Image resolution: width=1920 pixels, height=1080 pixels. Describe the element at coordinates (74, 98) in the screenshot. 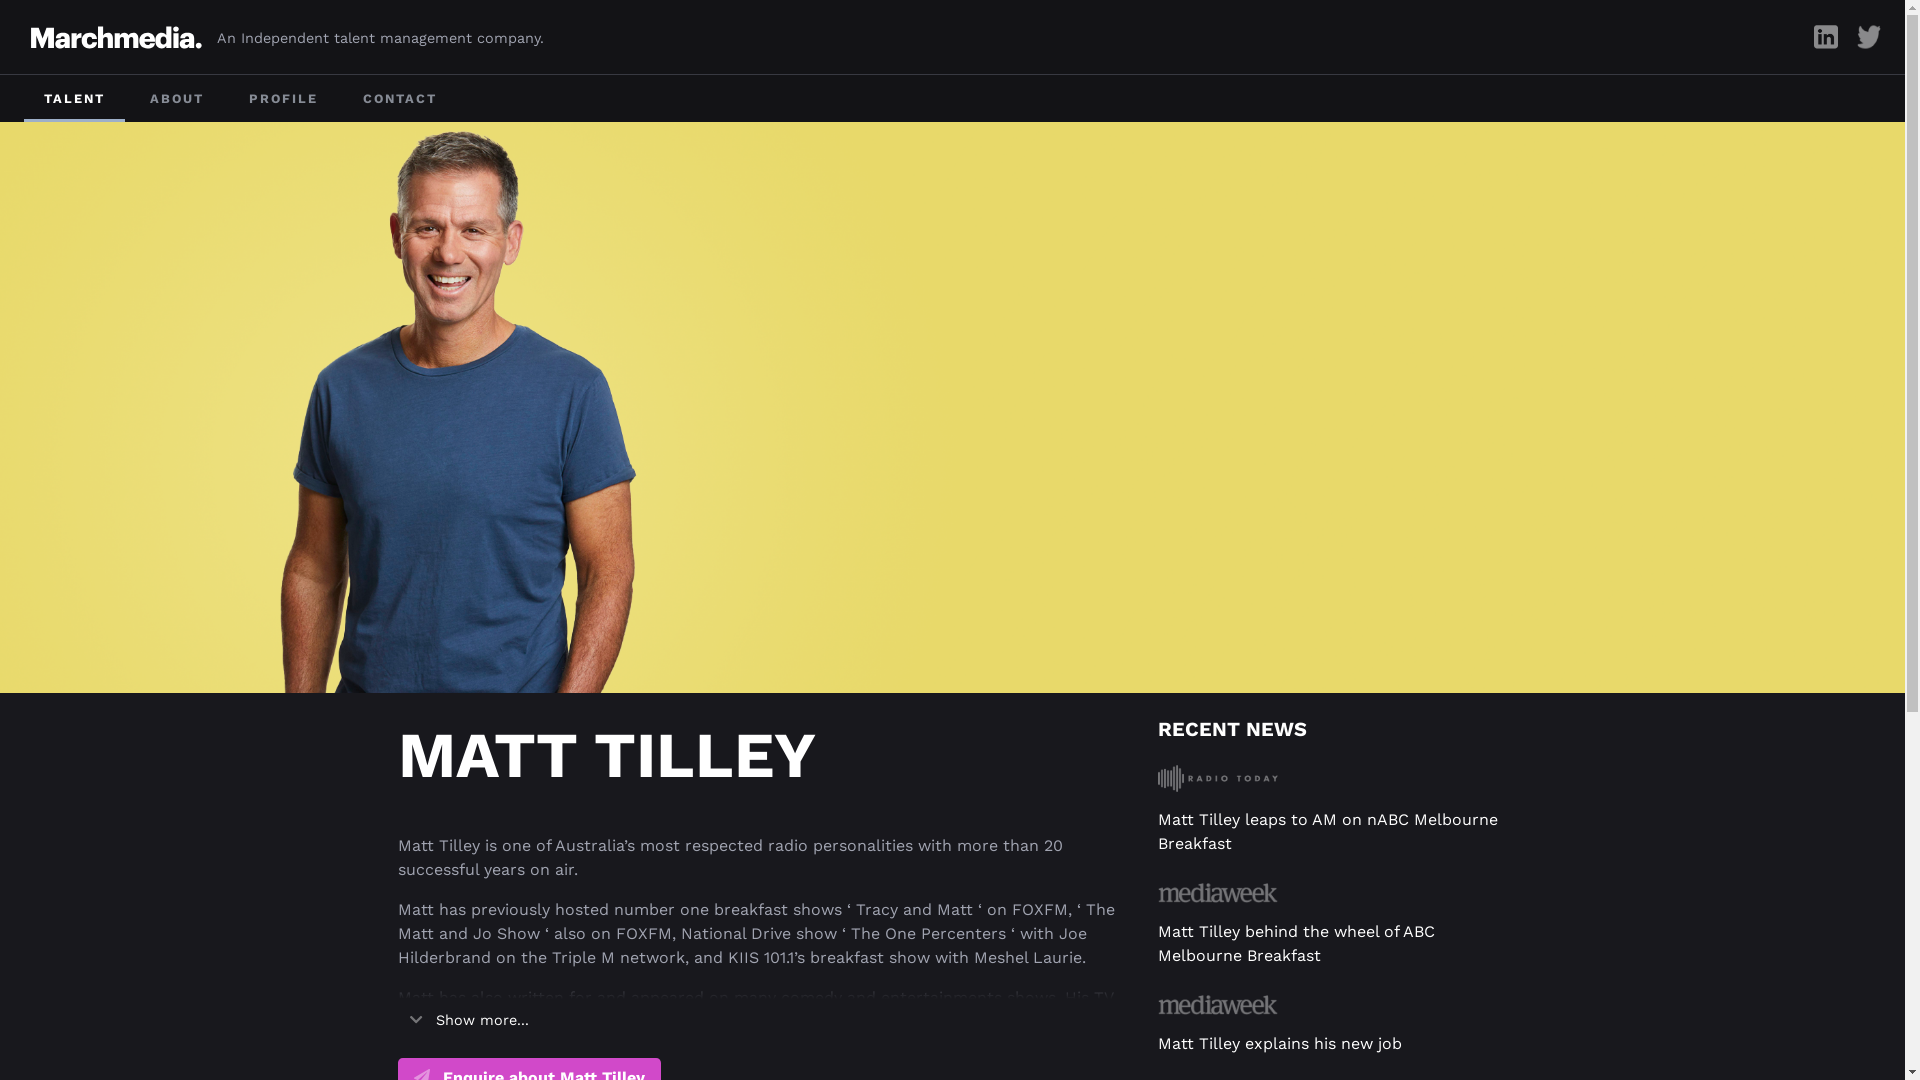

I see `'TALENT'` at that location.